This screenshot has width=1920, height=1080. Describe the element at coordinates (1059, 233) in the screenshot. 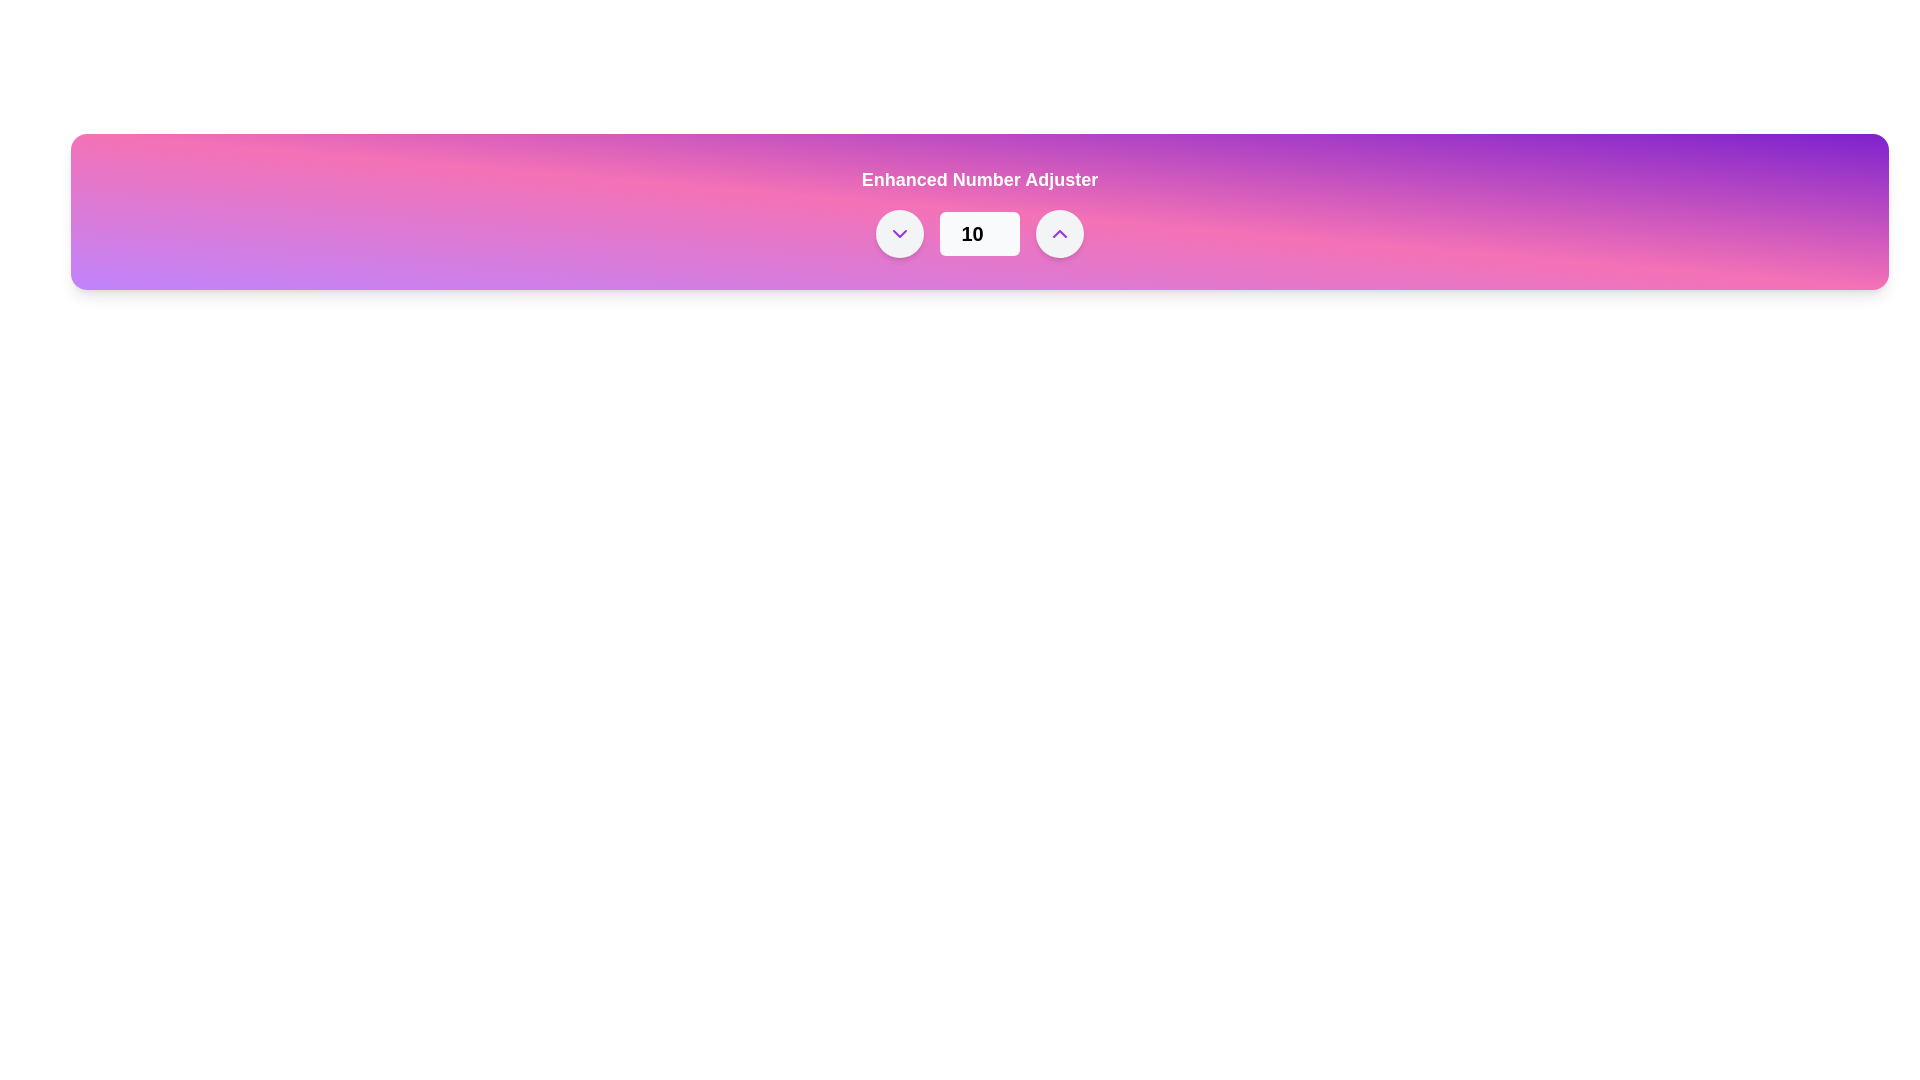

I see `the chevron-style upward arrow icon located within a circular purple button on the right side of the components below the 'Enhanced Number Adjuster' title` at that location.